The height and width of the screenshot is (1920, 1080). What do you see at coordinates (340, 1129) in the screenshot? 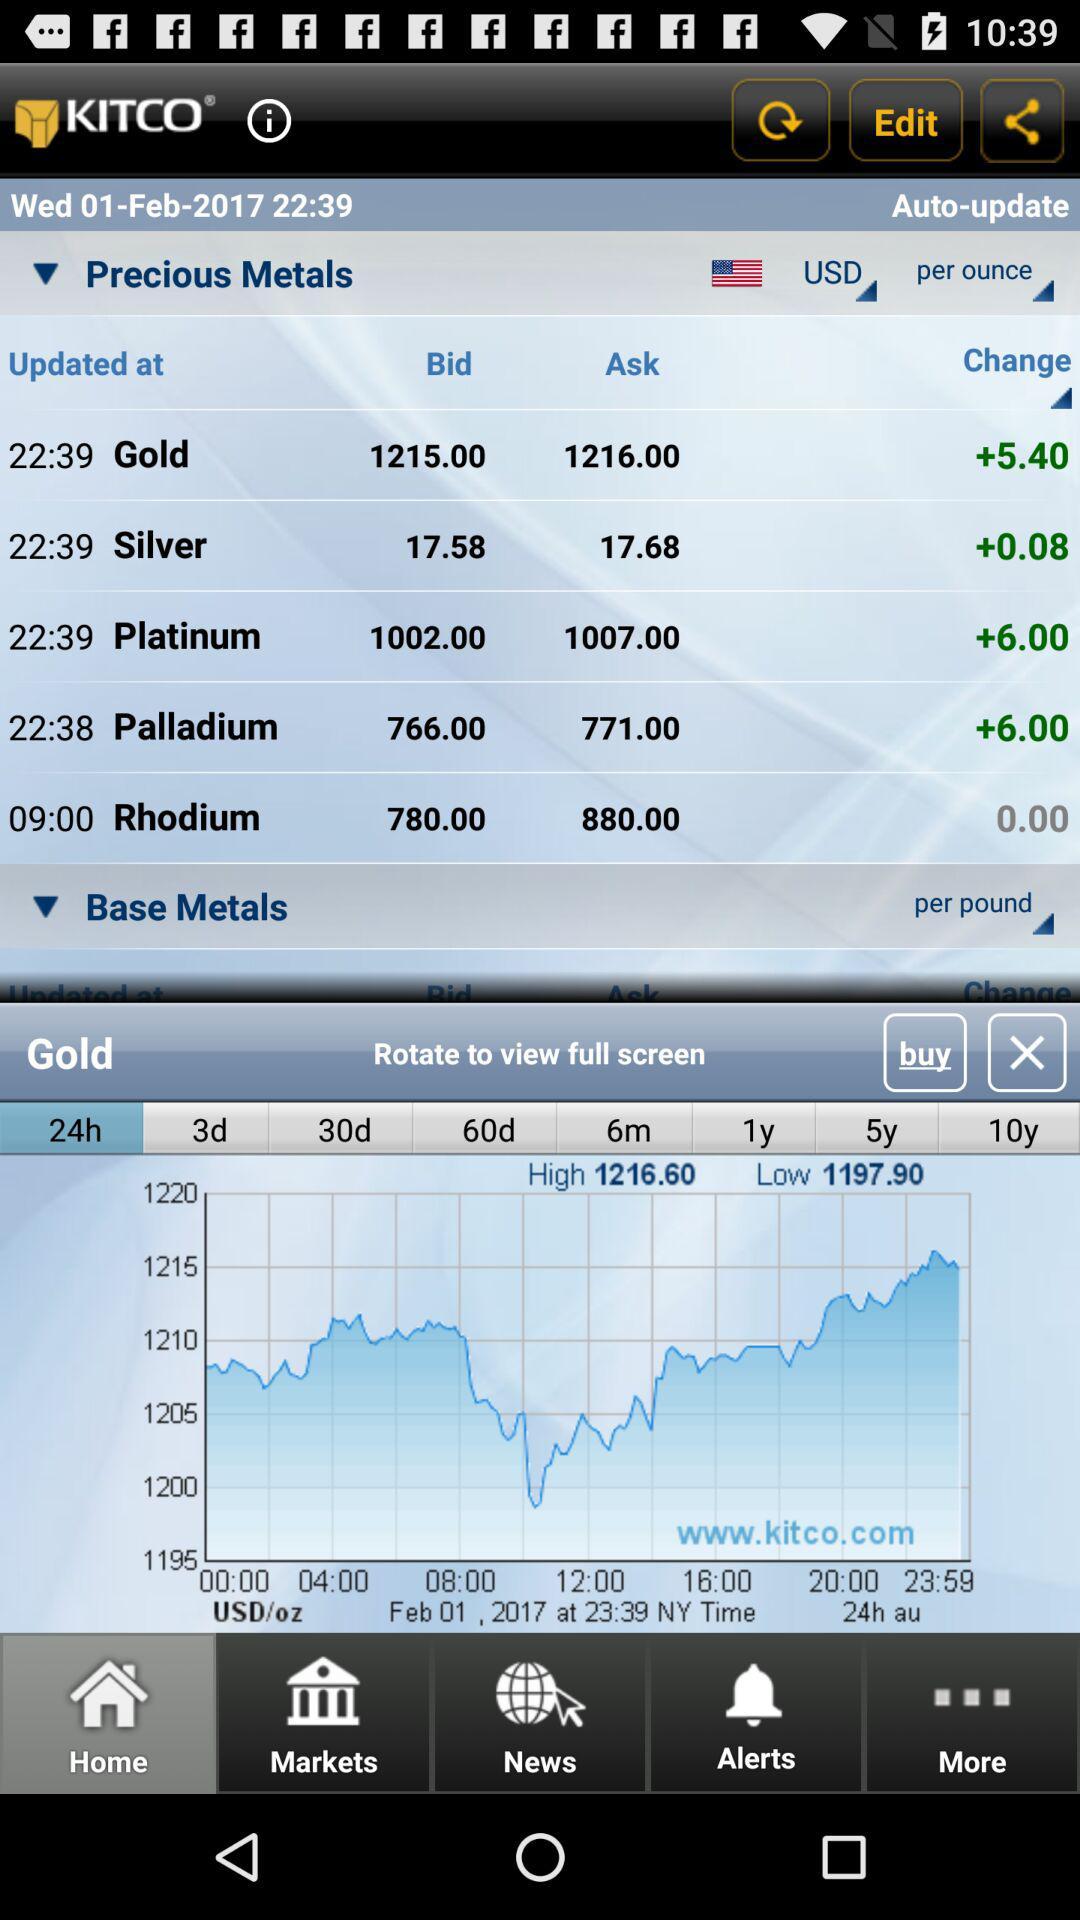
I see `30d radio button` at bounding box center [340, 1129].